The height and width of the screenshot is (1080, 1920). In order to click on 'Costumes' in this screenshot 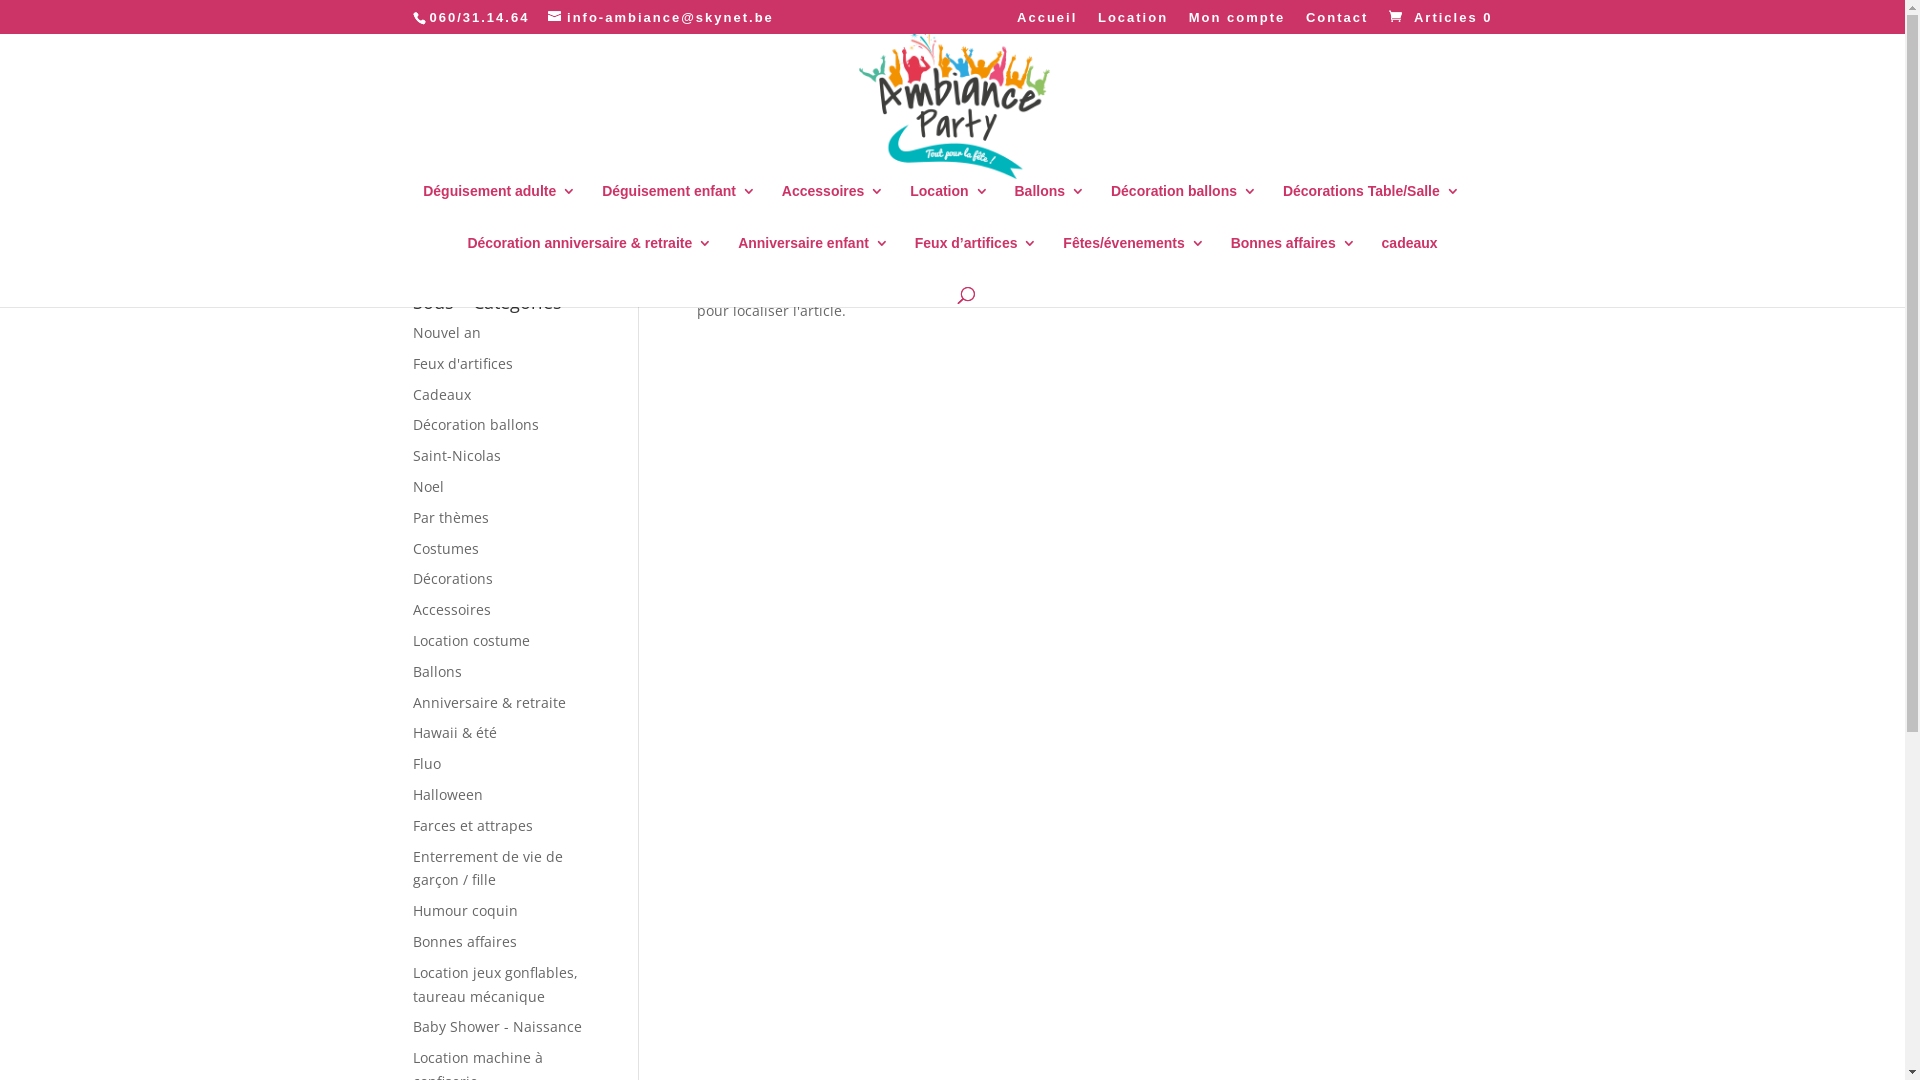, I will do `click(411, 548)`.